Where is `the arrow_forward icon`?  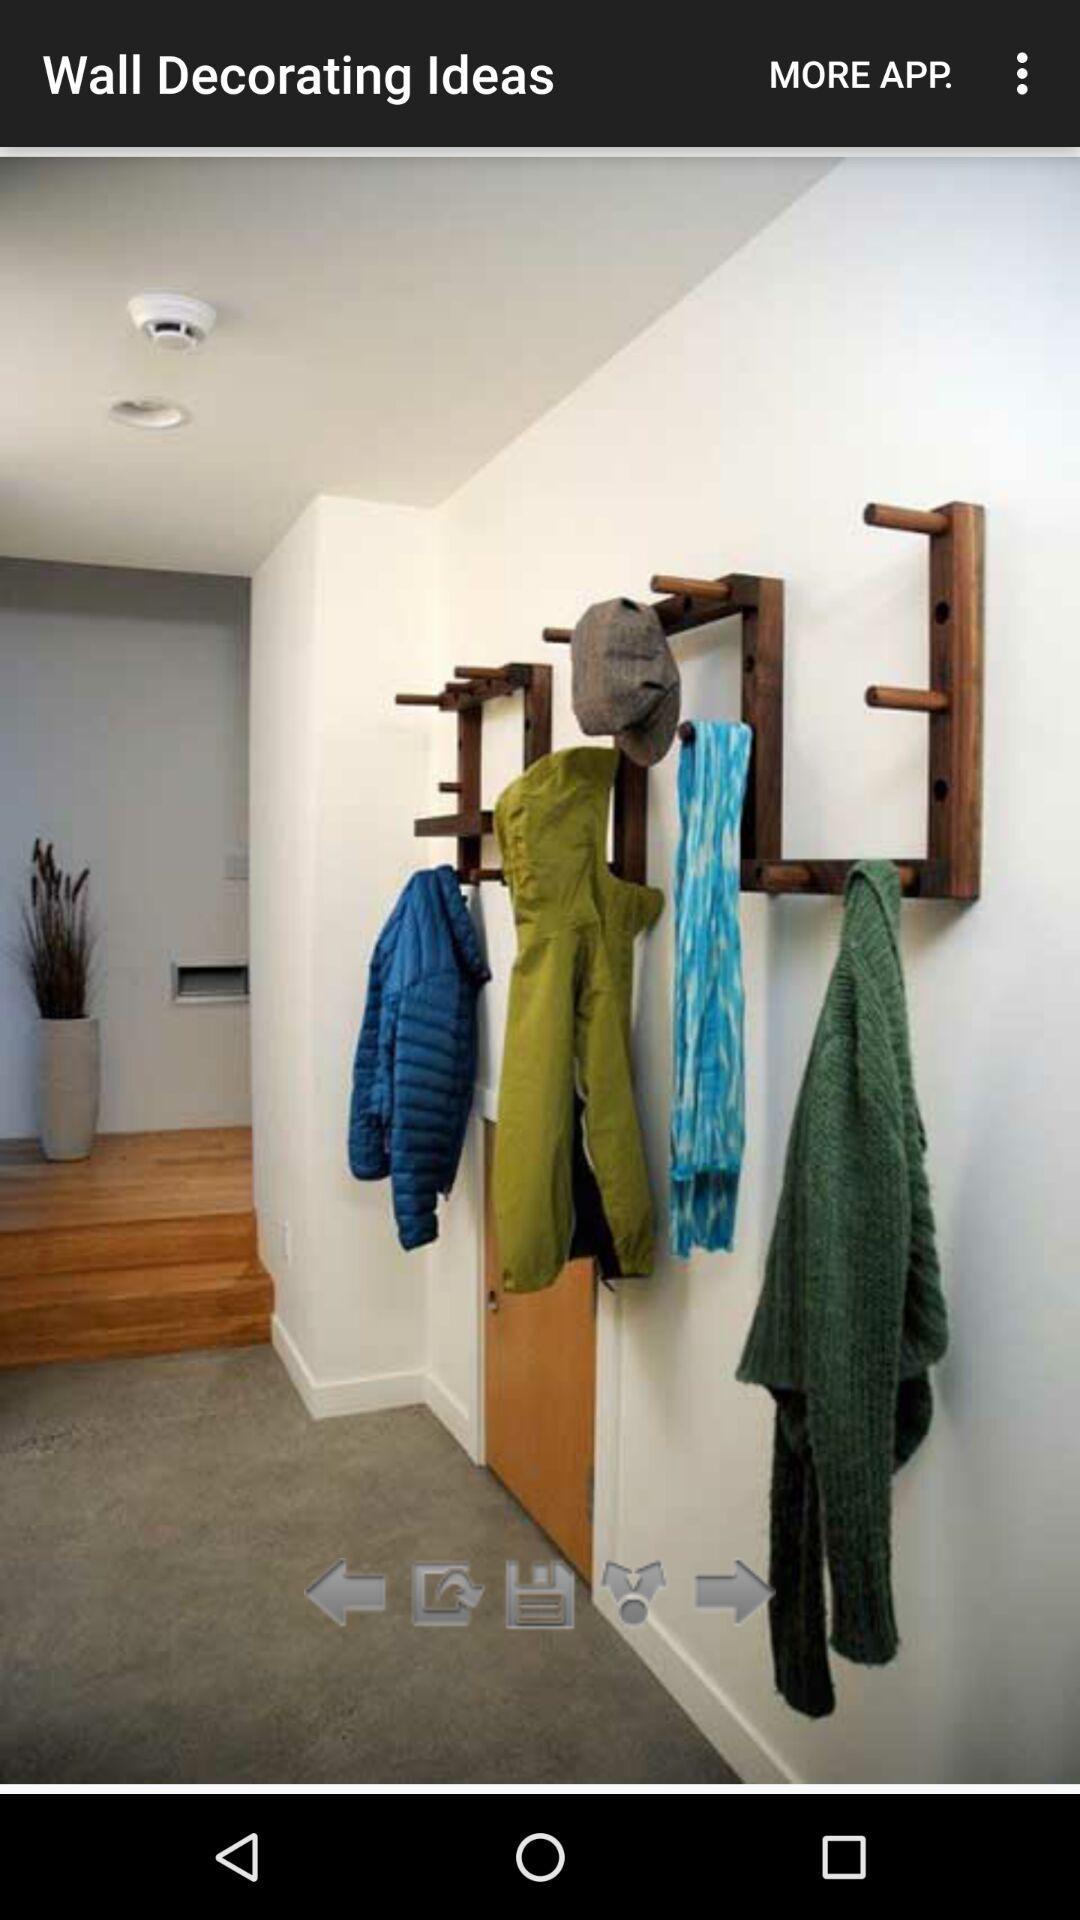 the arrow_forward icon is located at coordinates (729, 1593).